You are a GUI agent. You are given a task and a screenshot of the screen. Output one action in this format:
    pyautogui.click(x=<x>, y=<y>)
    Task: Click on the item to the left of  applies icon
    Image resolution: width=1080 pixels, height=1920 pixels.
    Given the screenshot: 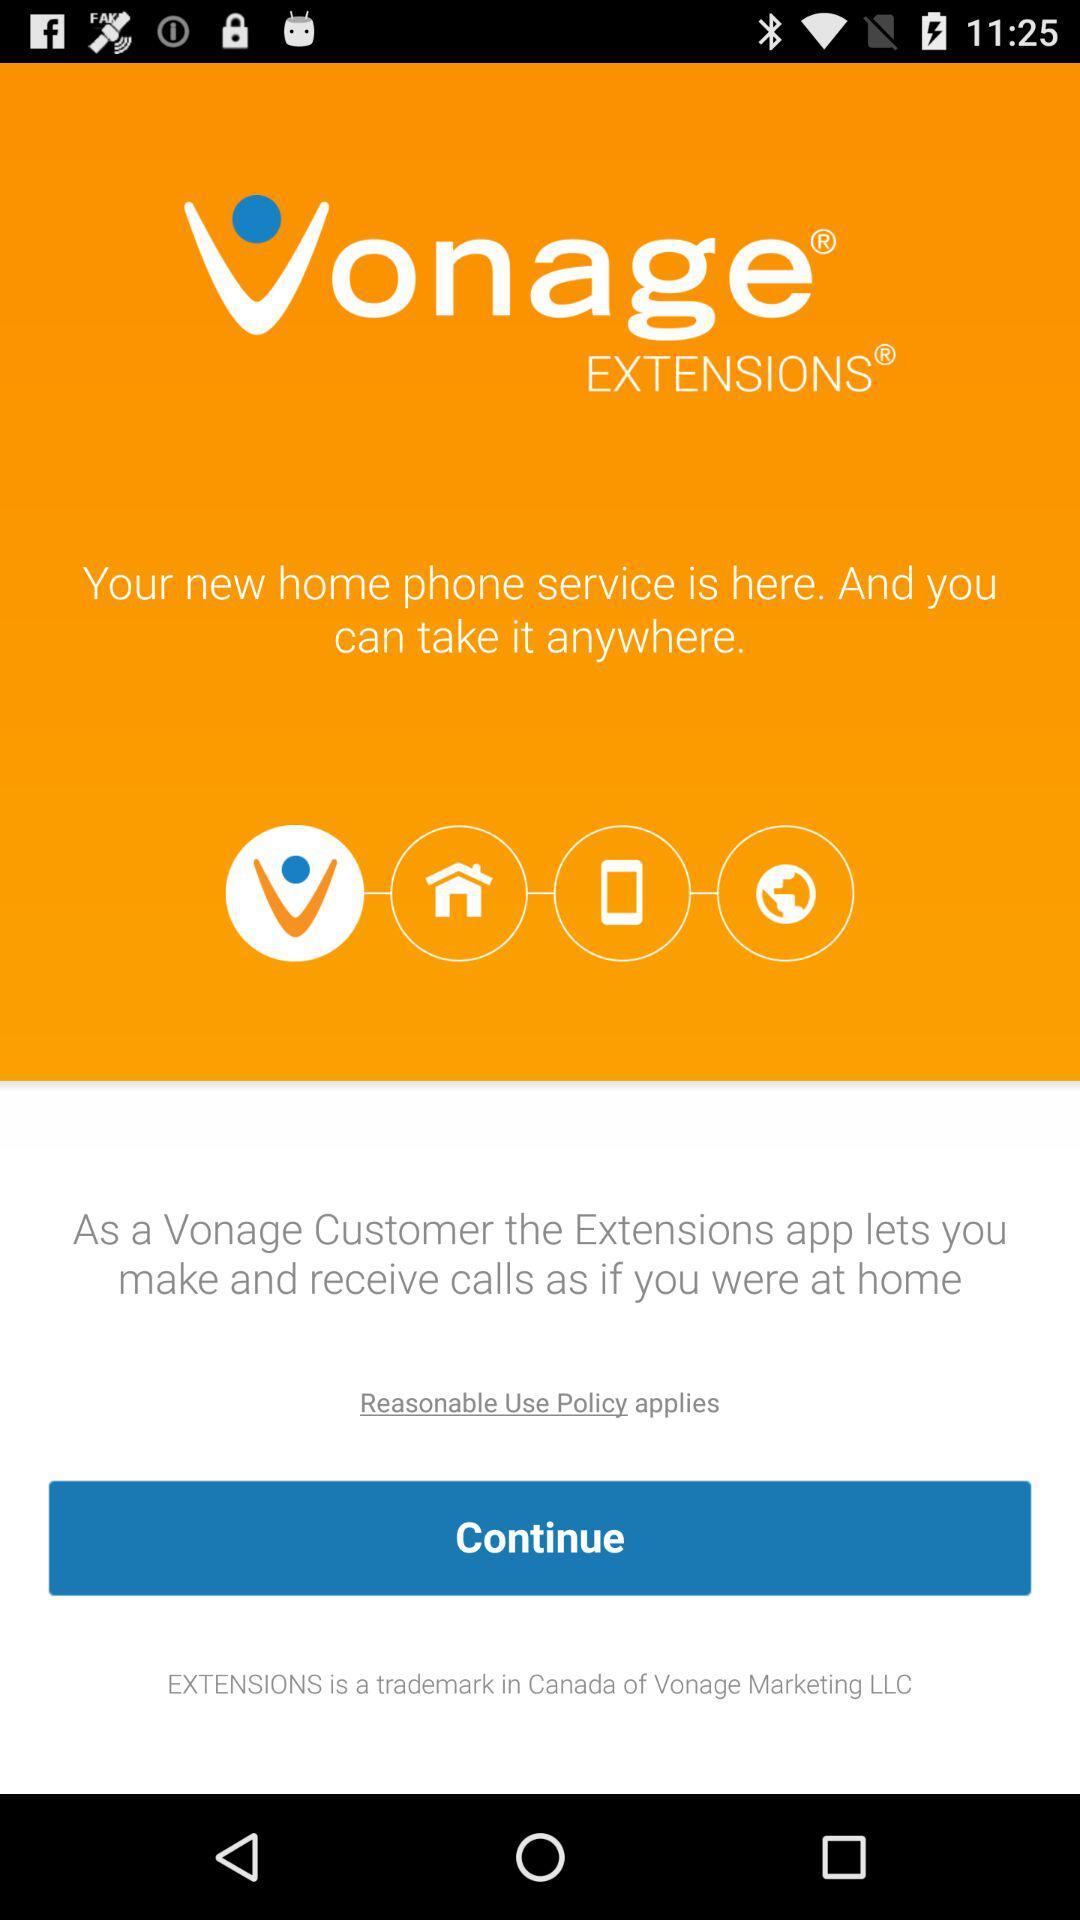 What is the action you would take?
    pyautogui.click(x=493, y=1401)
    